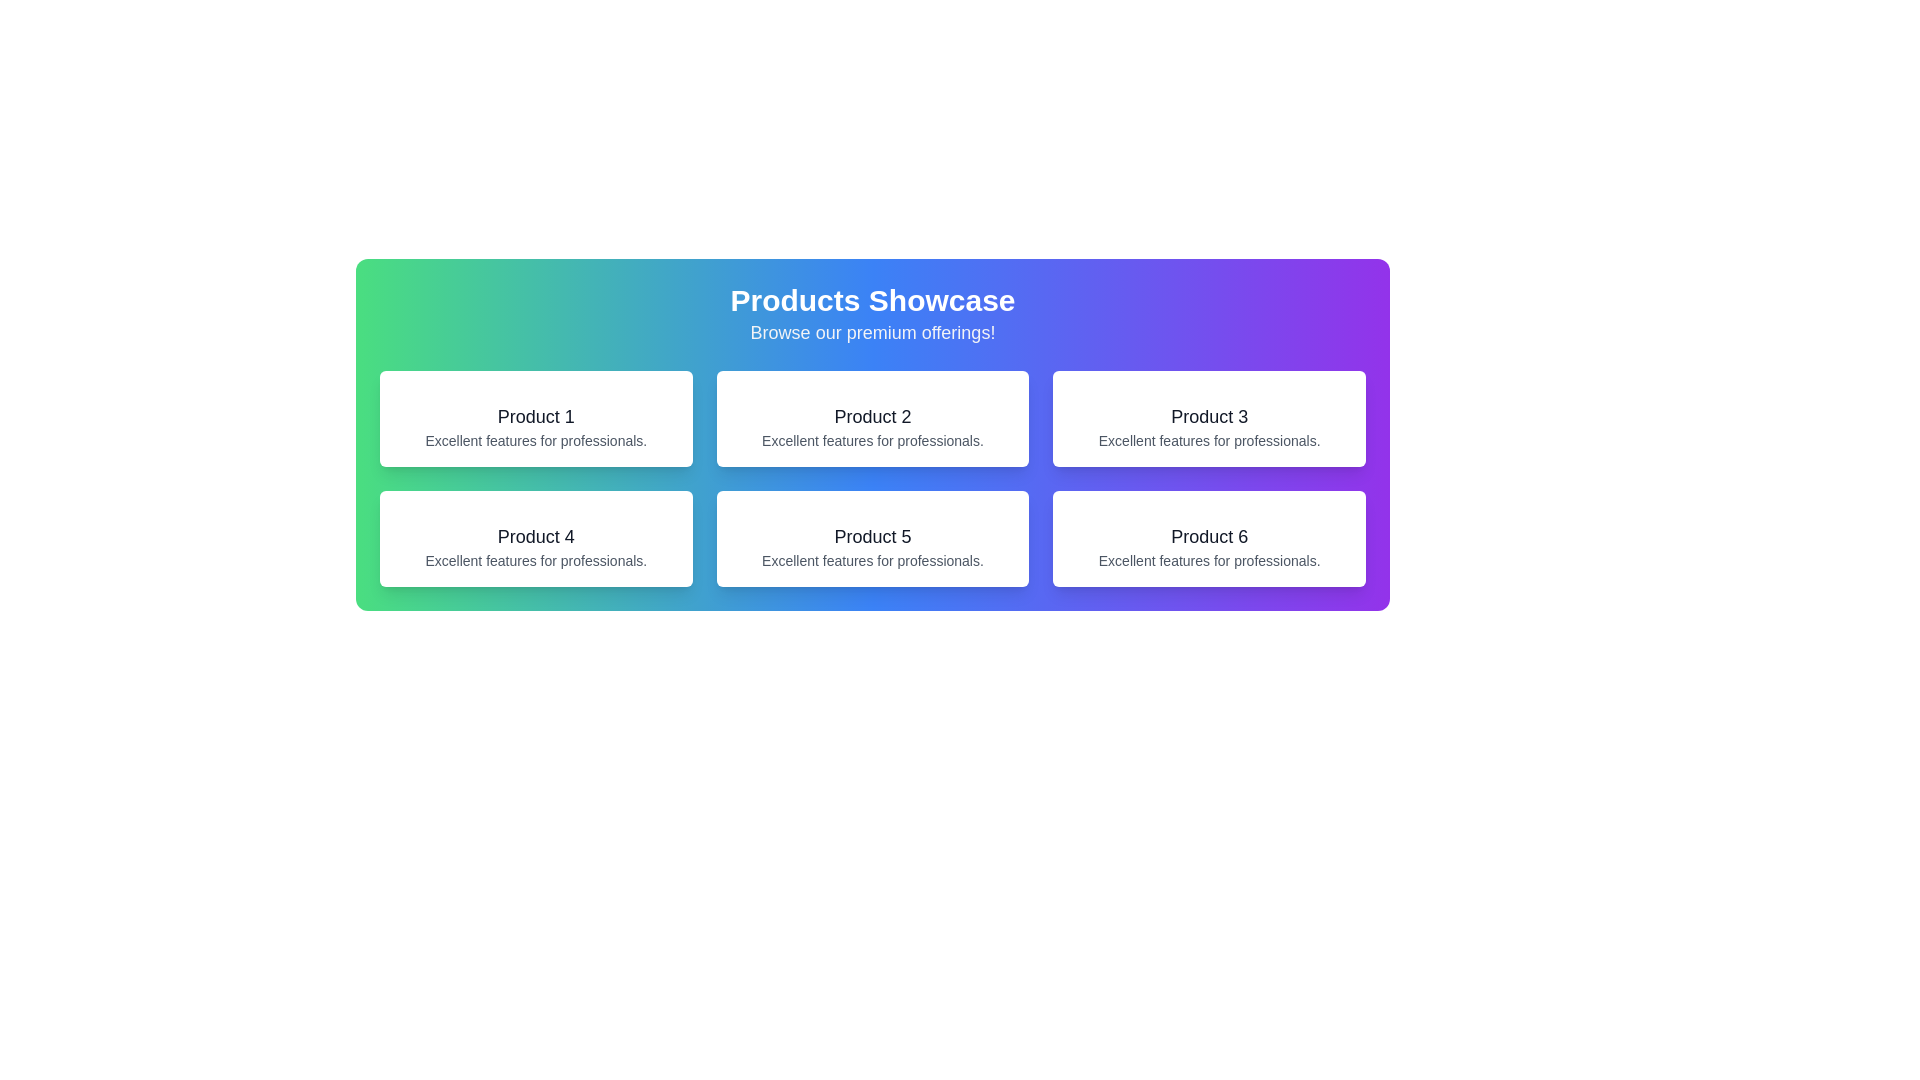  Describe the element at coordinates (873, 538) in the screenshot. I see `the rectangular card displaying 'Product 5' with a white background and rounded corners, located in the second position of the second row in a grid layout` at that location.